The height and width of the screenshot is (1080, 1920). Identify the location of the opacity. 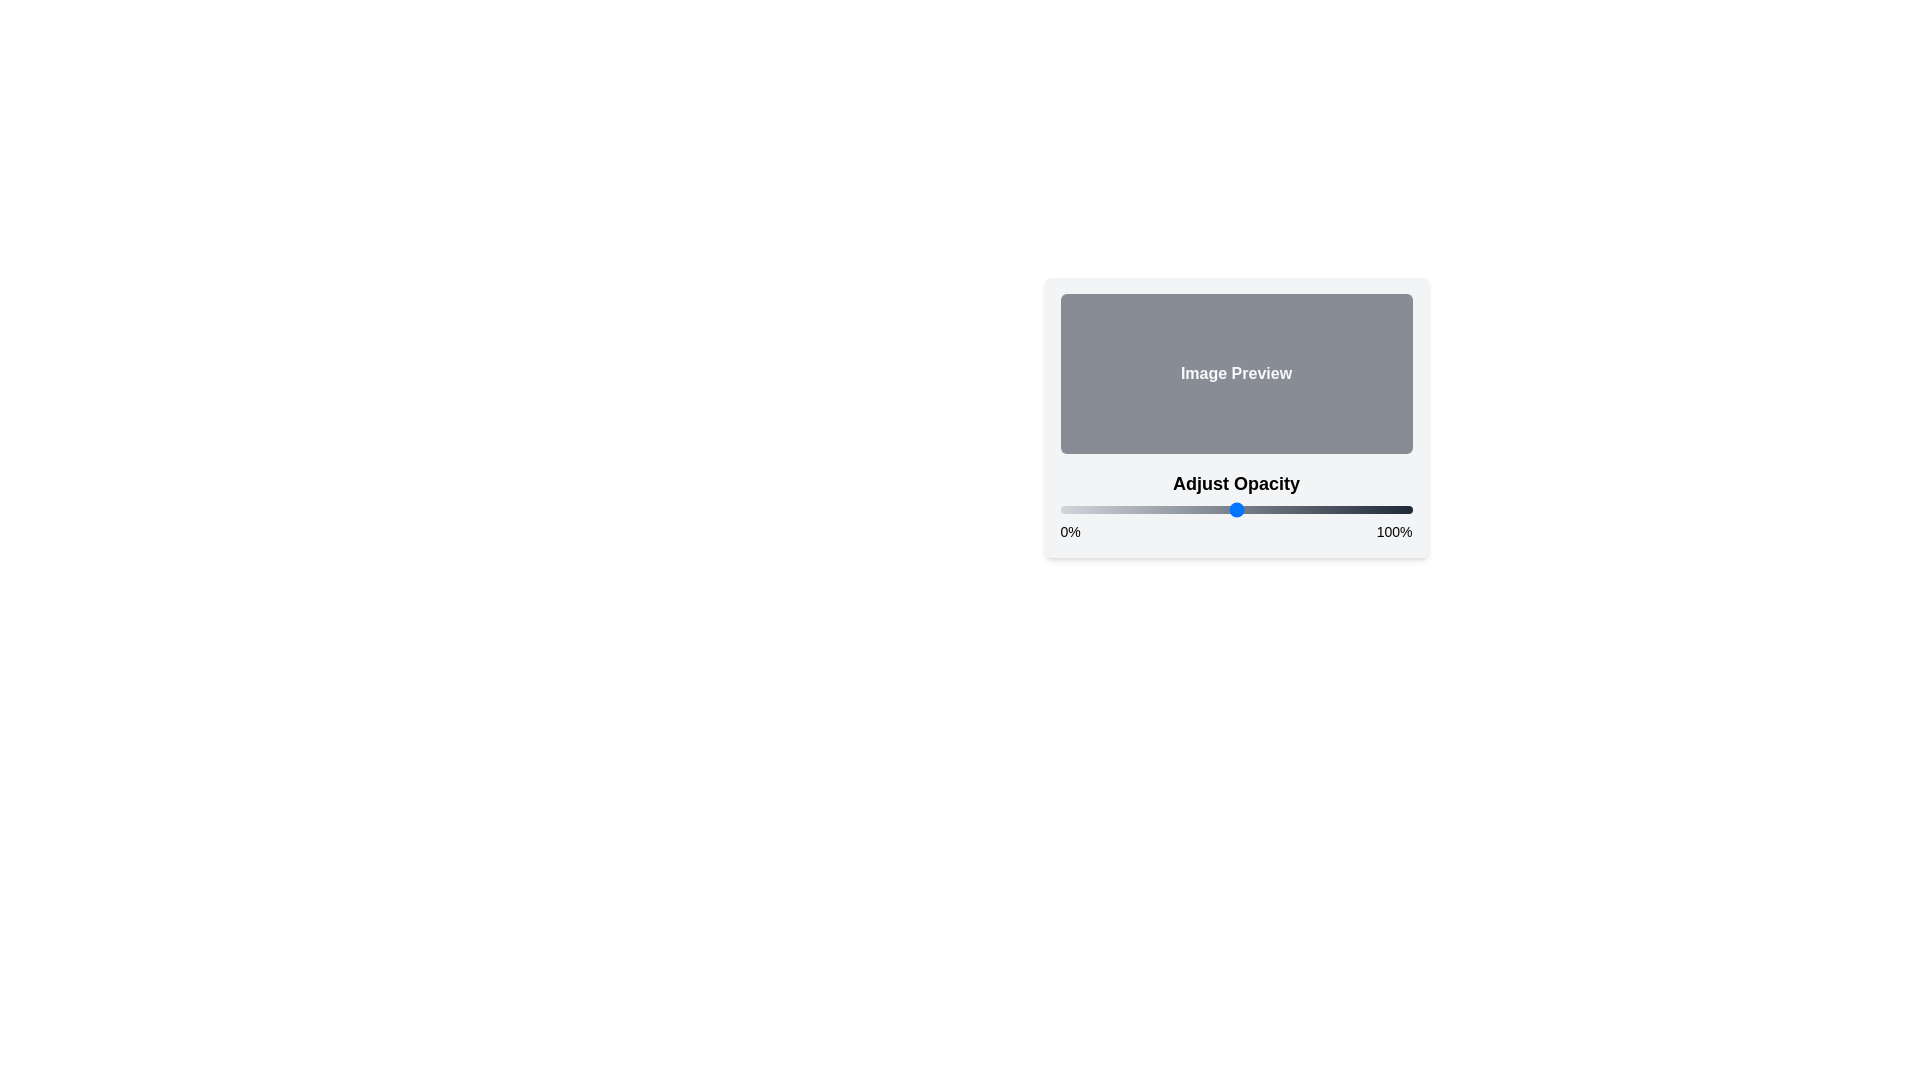
(1238, 508).